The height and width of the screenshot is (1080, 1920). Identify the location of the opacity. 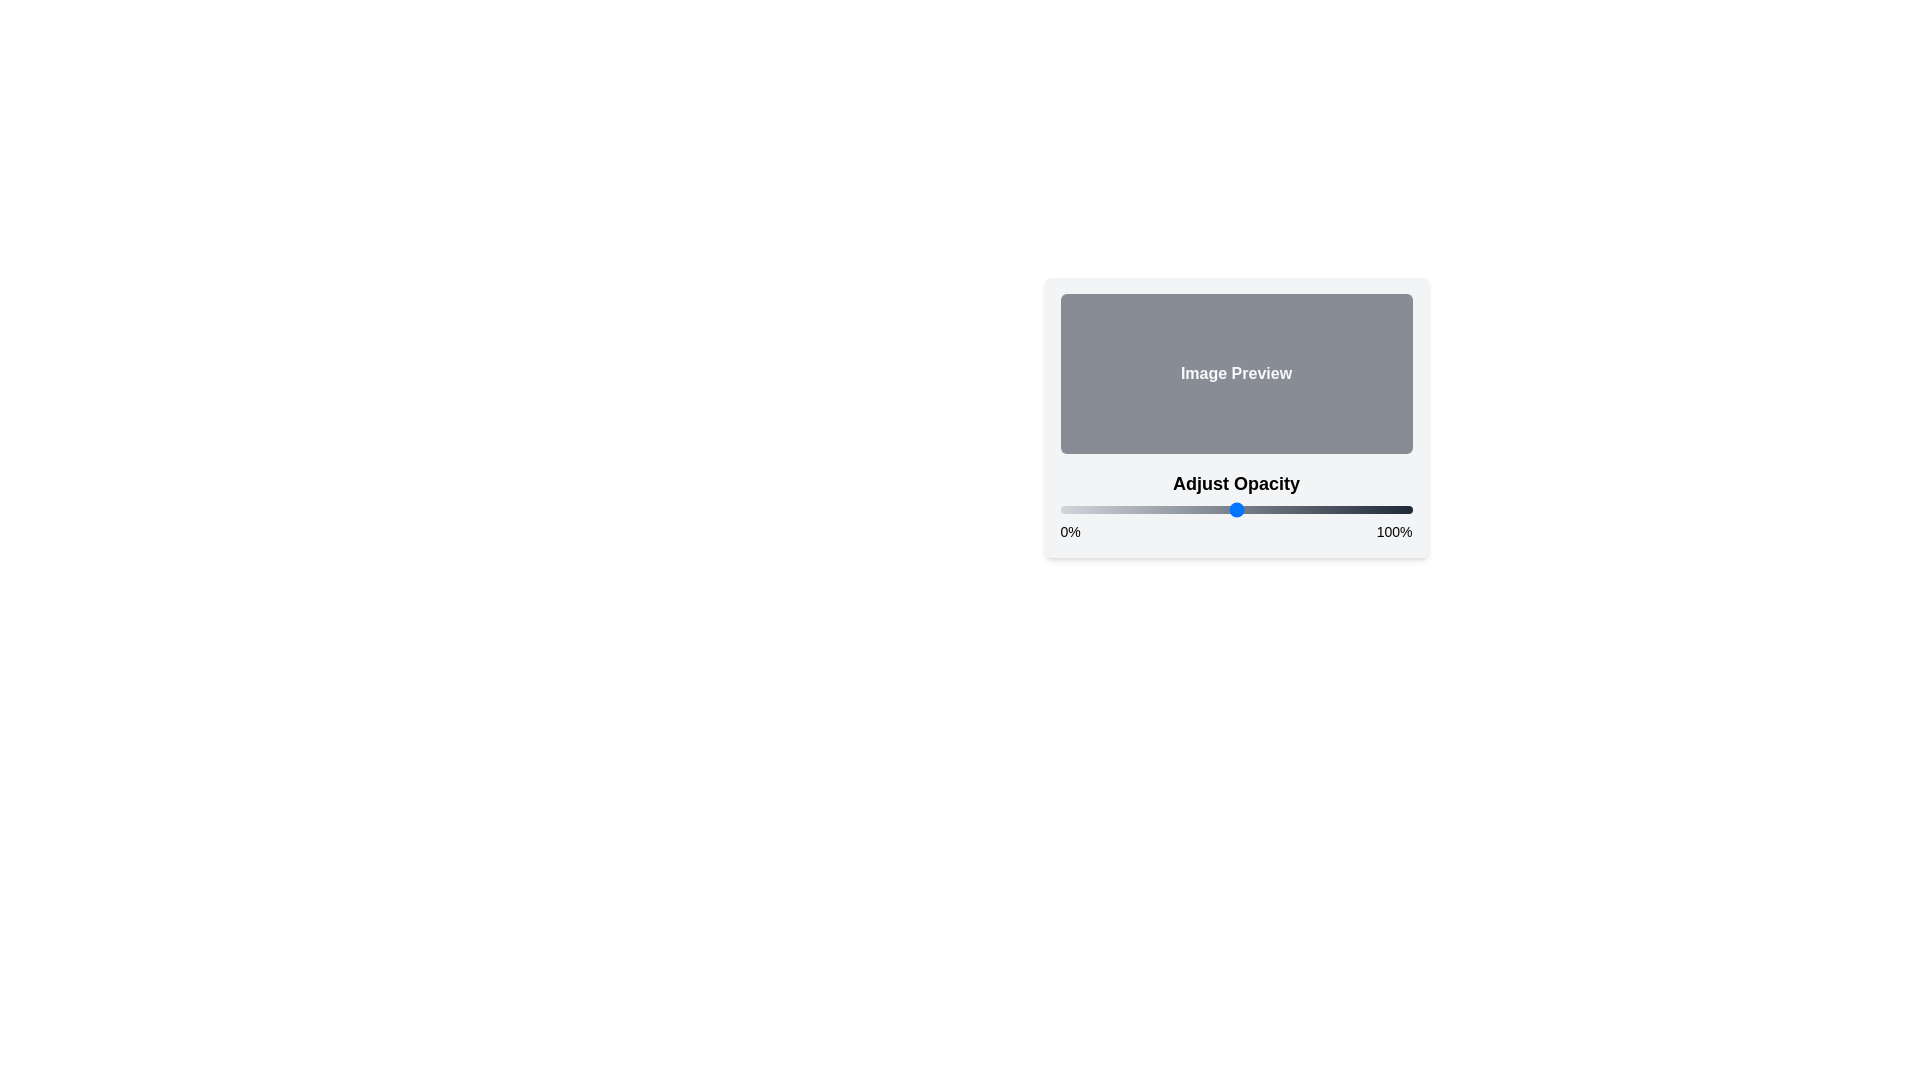
(1238, 508).